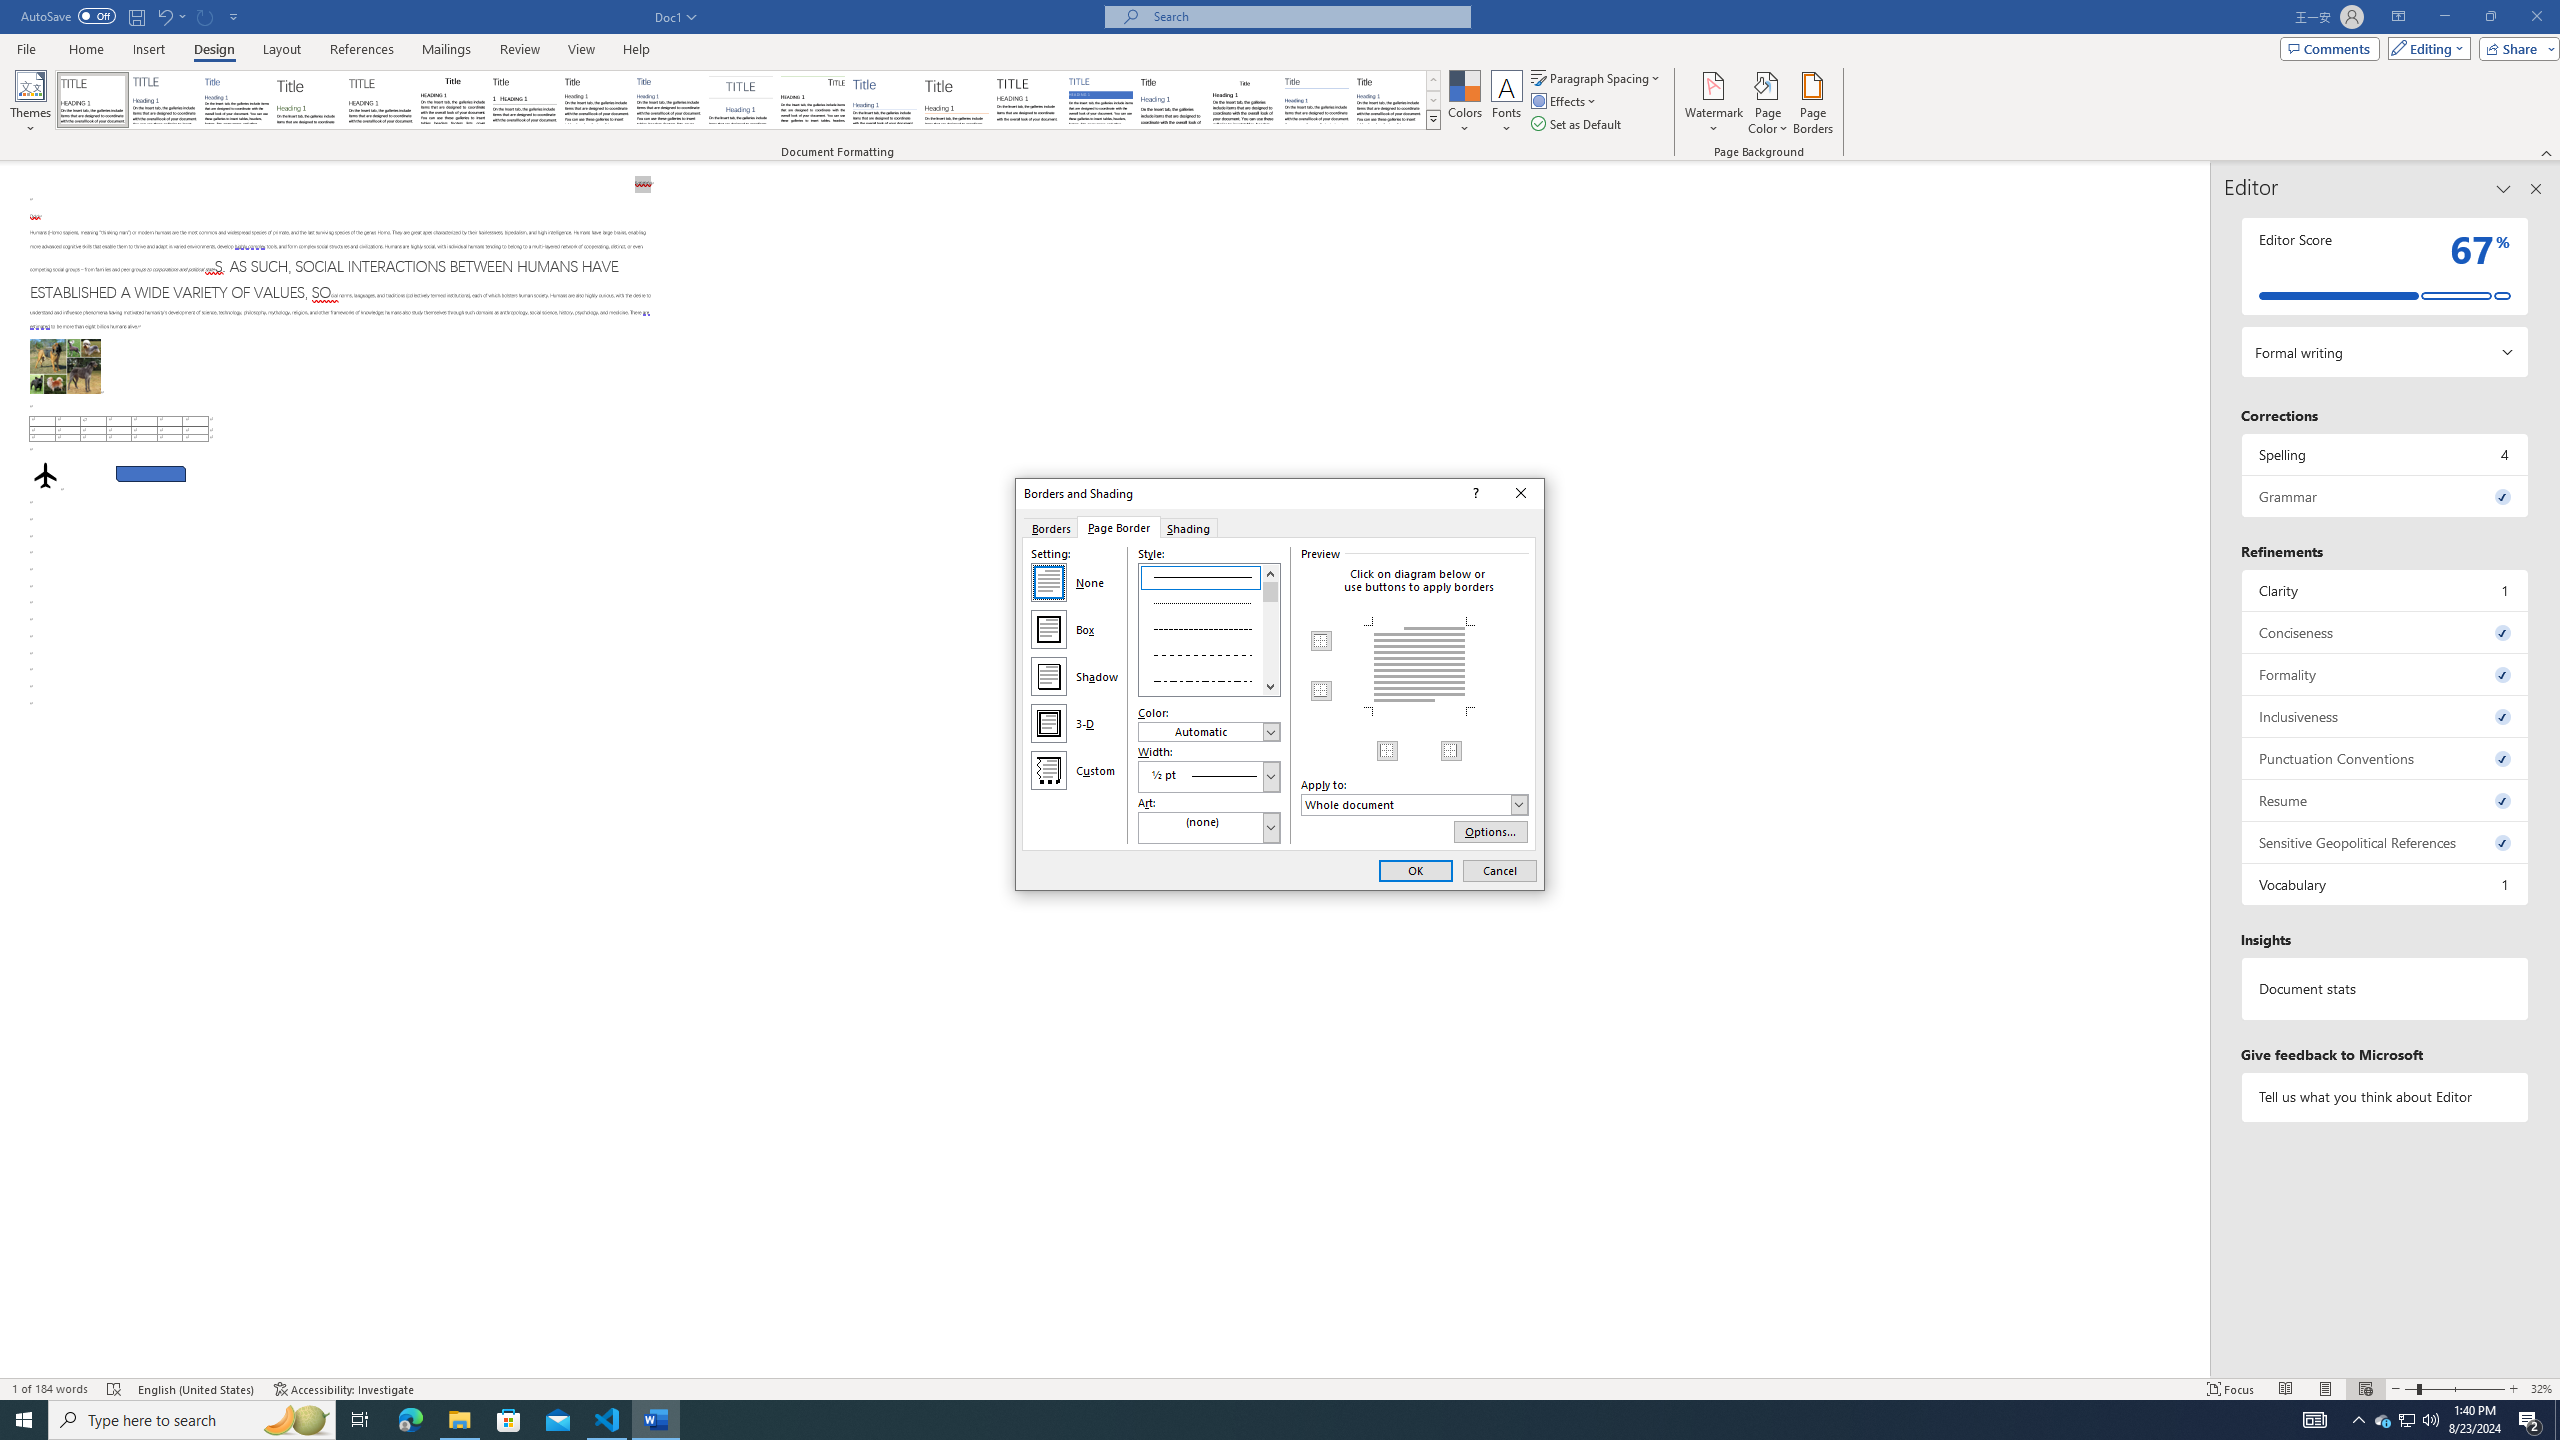  What do you see at coordinates (1208, 775) in the screenshot?
I see `'Width:'` at bounding box center [1208, 775].